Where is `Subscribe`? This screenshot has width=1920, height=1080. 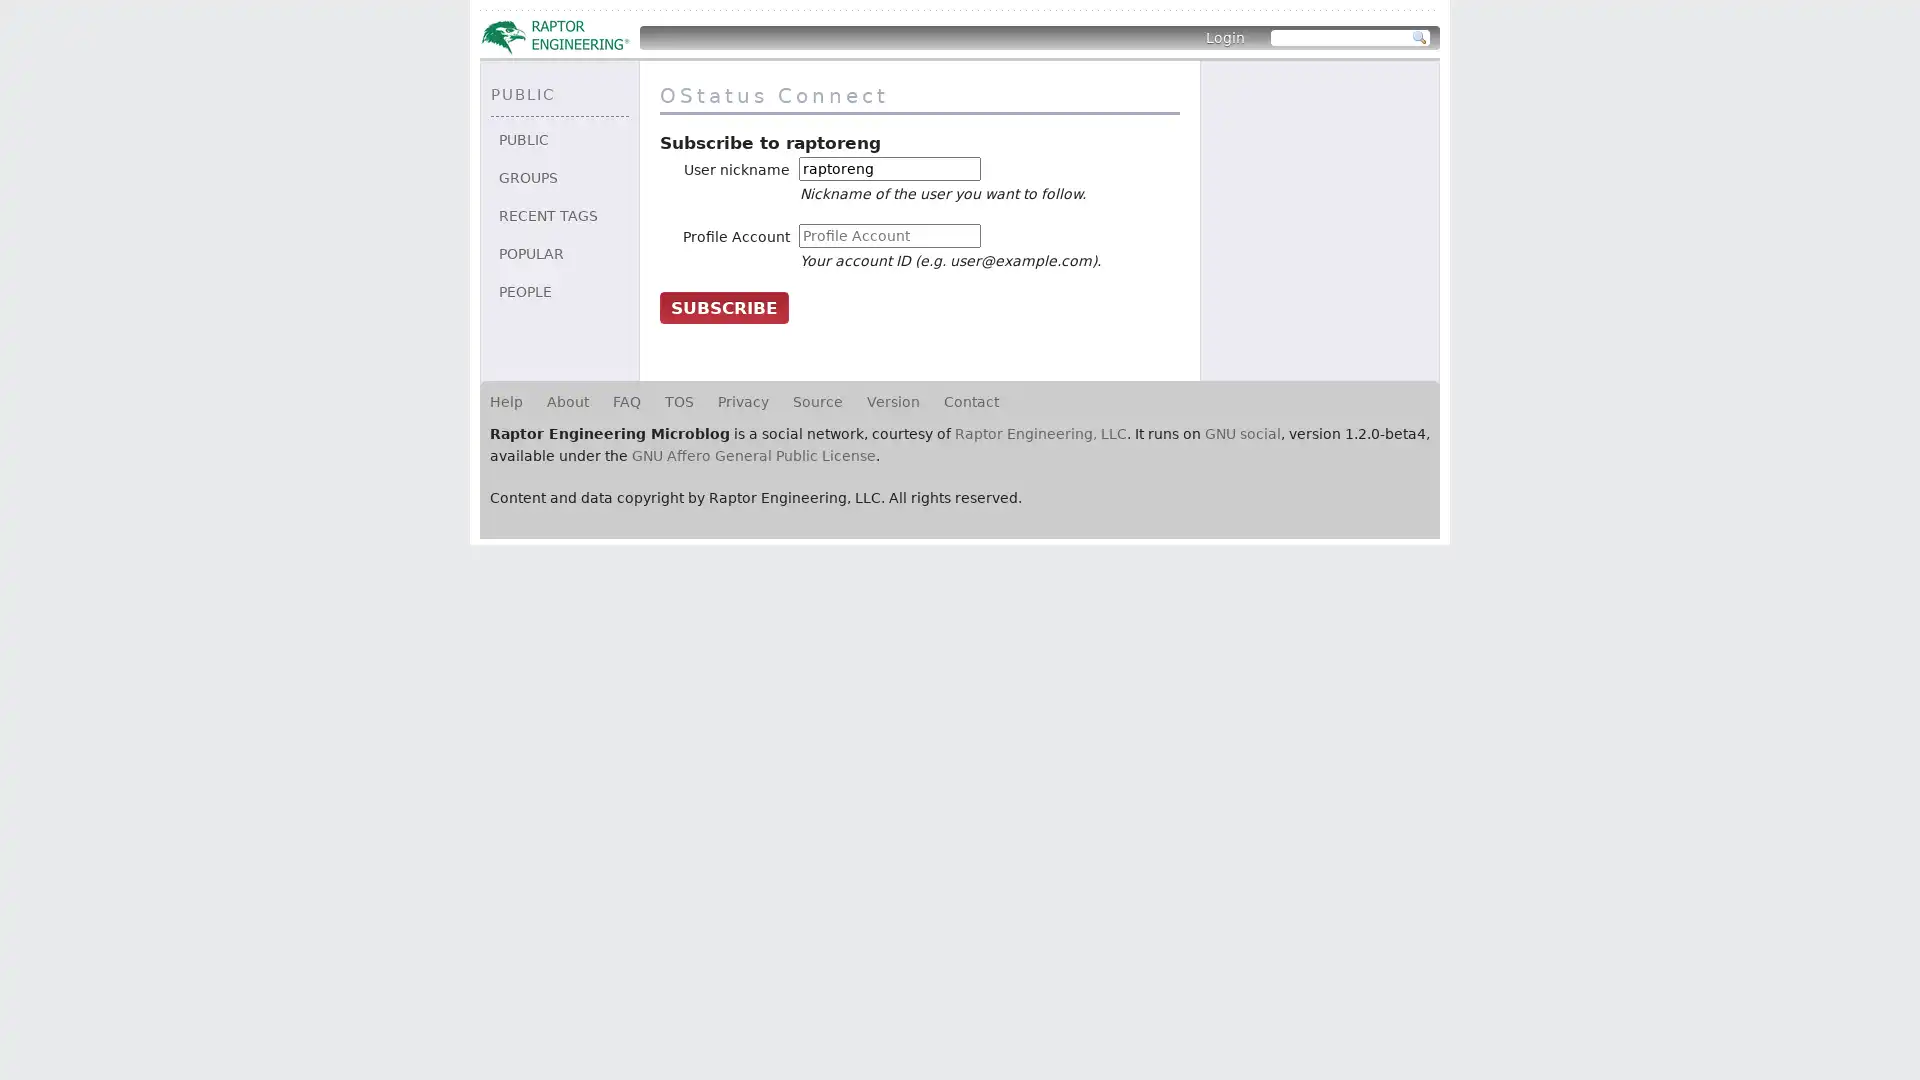
Subscribe is located at coordinates (723, 307).